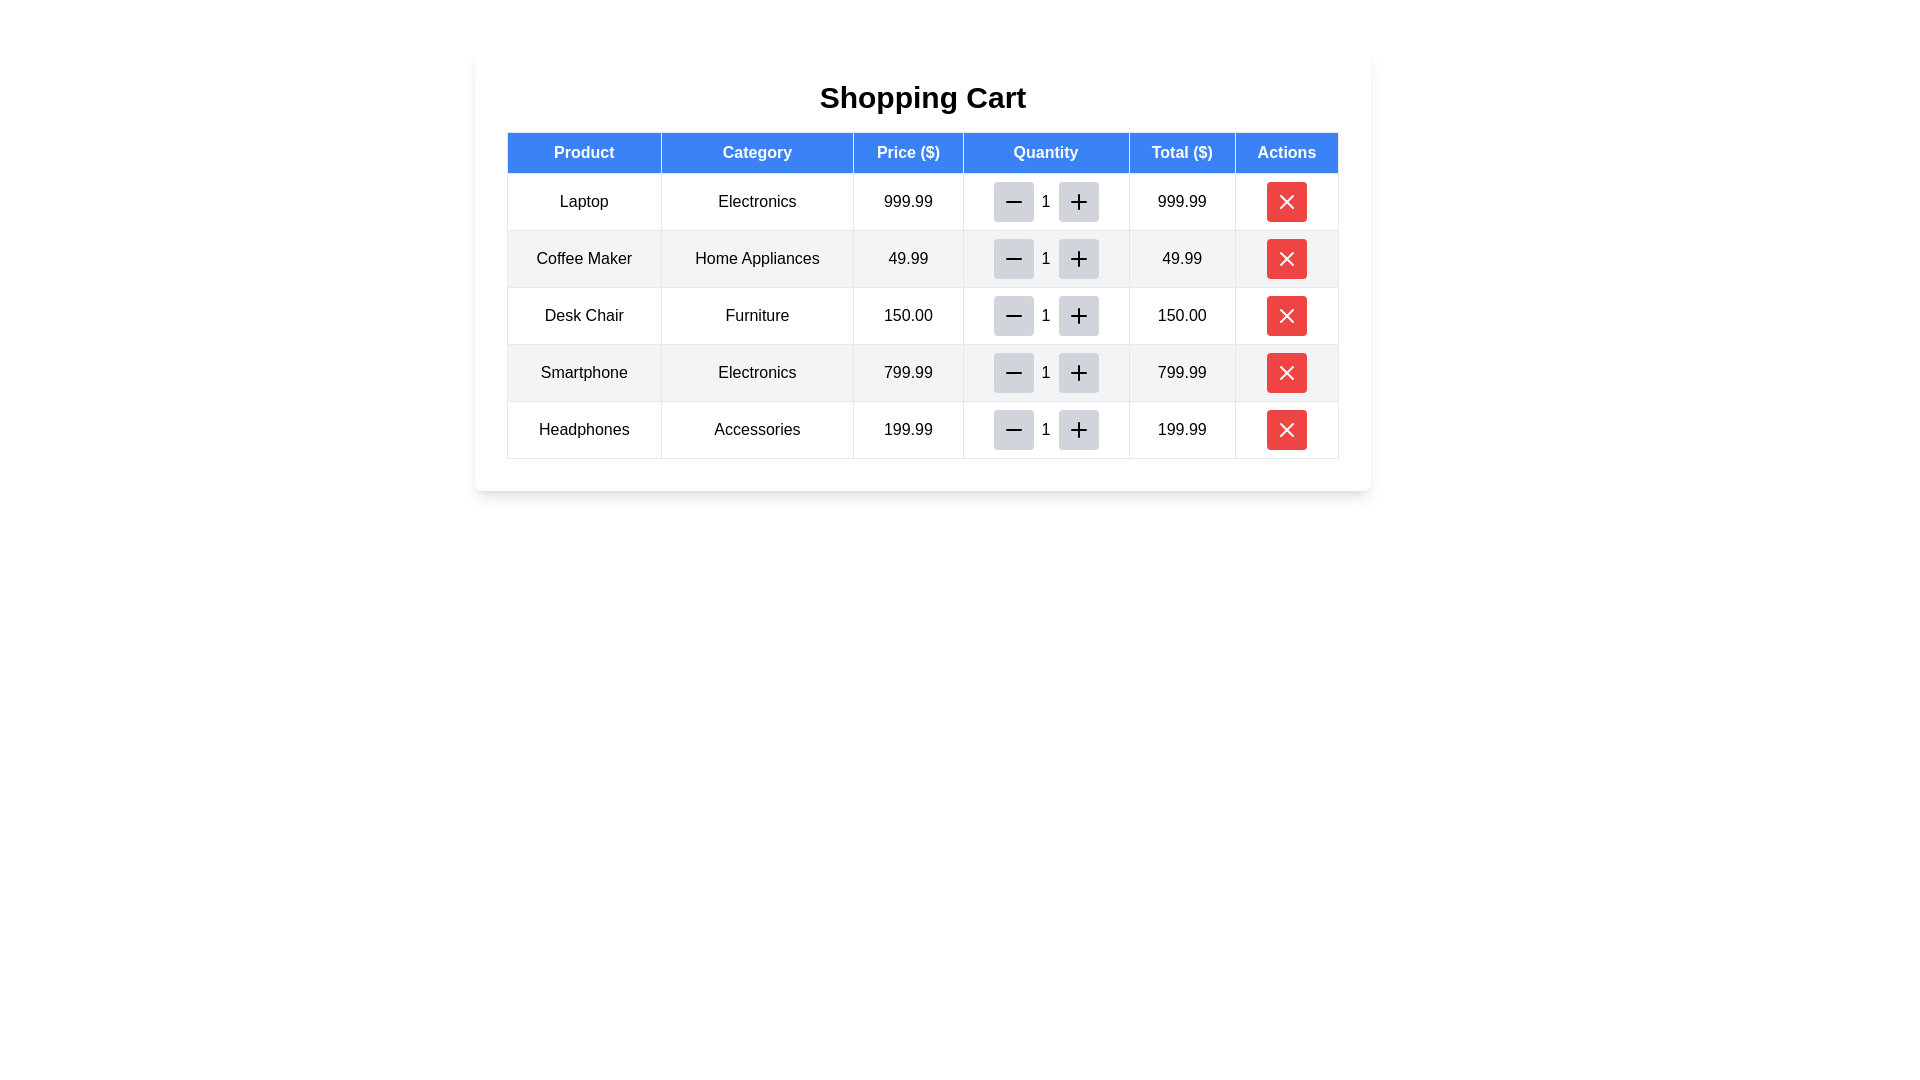 Image resolution: width=1920 pixels, height=1080 pixels. I want to click on the static text display element that shows the current quantity of the product, positioned centrally between the 'minus' and 'plus' buttons in the quantity adjustment mechanism, so click(1045, 428).